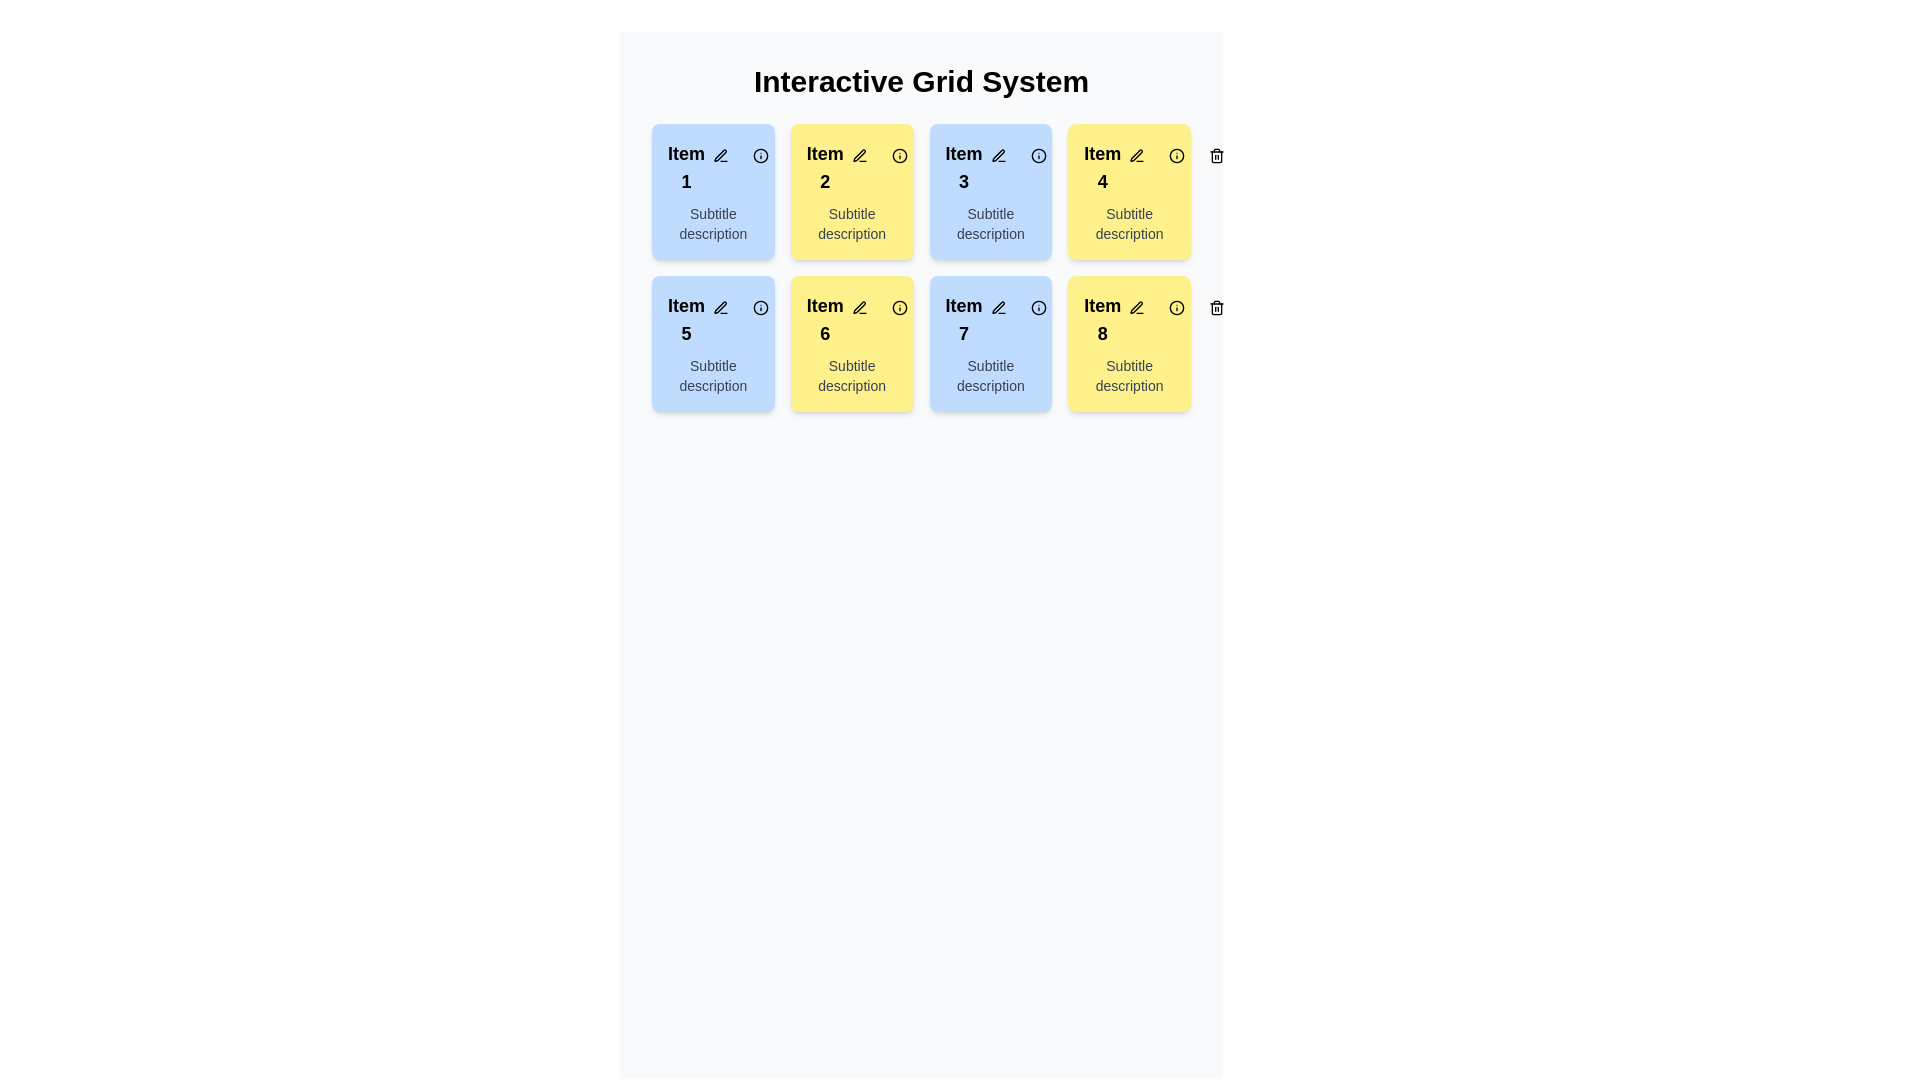 Image resolution: width=1920 pixels, height=1080 pixels. I want to click on the circular button with an 'info' icon located in the bottom-right corner of the card labeled 'Item 8', so click(1177, 308).